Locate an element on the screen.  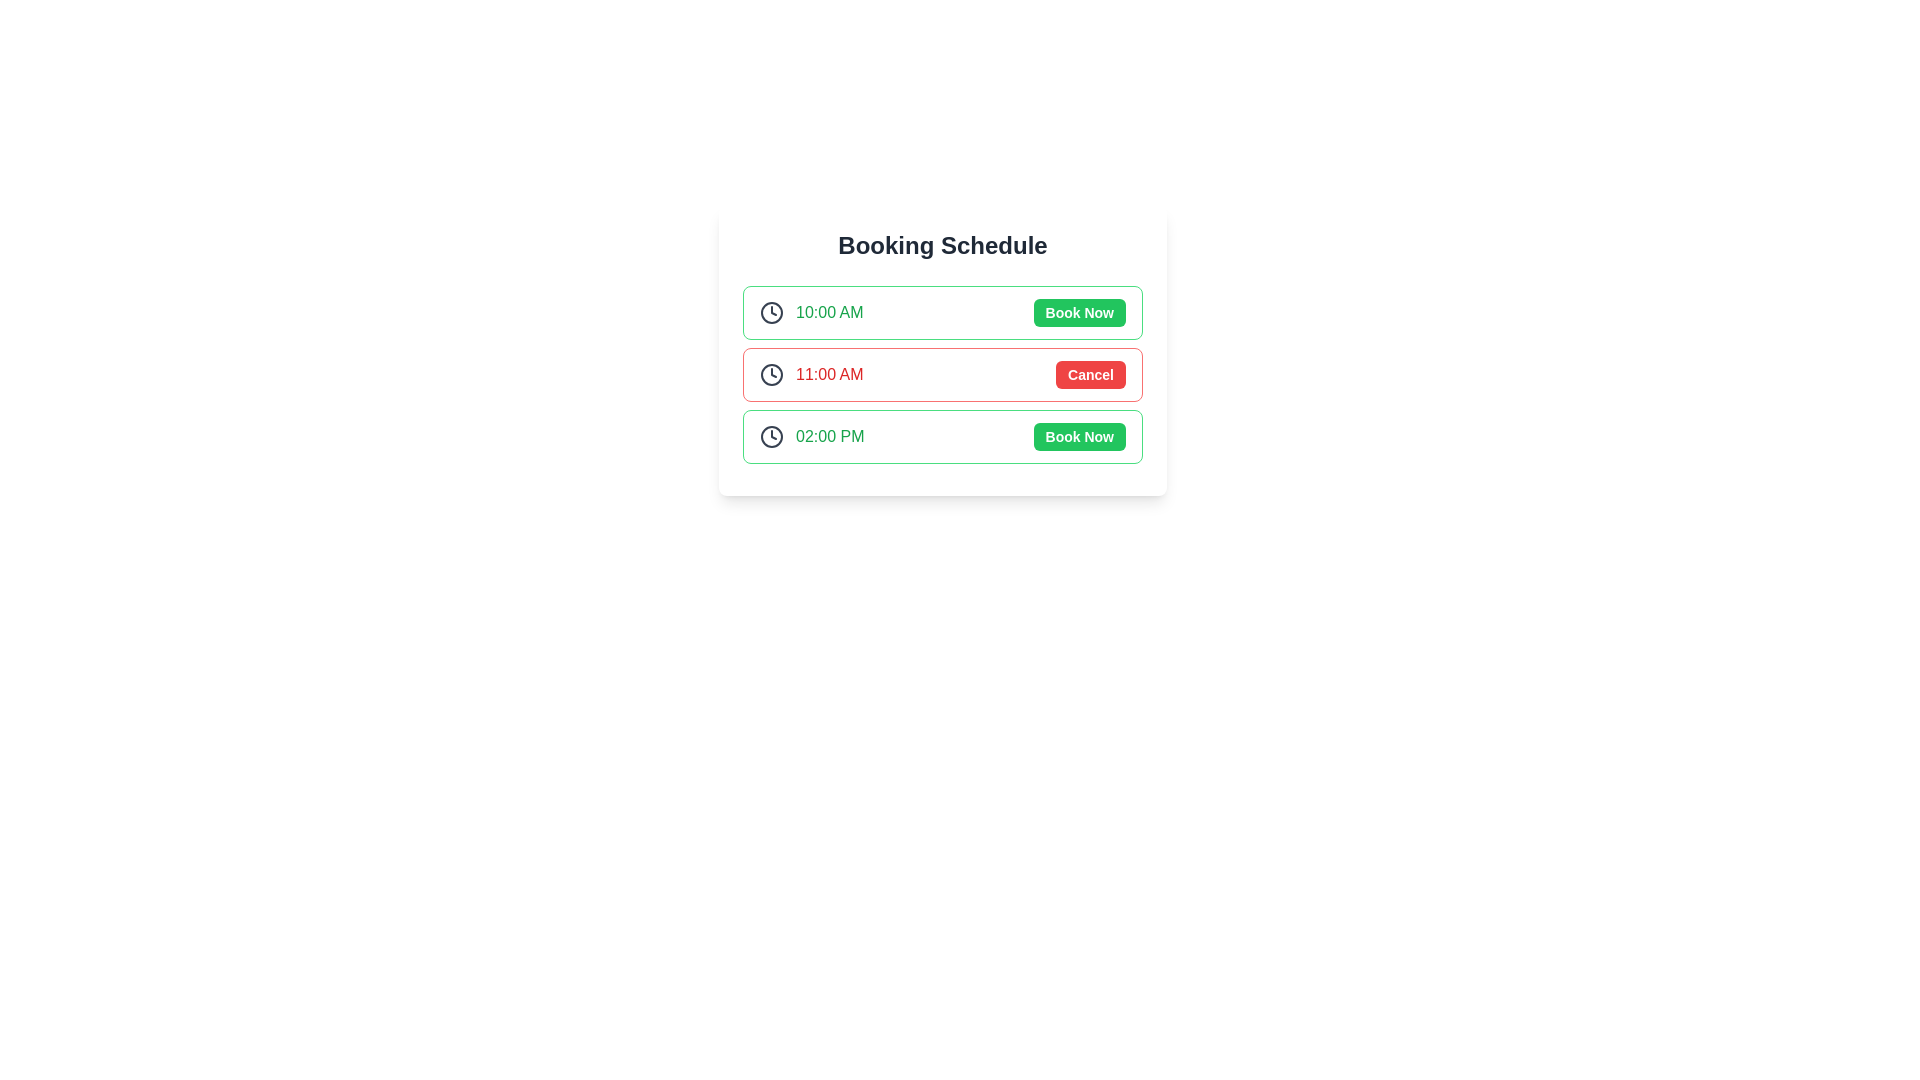
the green button labeled 'Book Now' located in the booking card for '02:00 PM' at the far right to book the slot is located at coordinates (1078, 435).